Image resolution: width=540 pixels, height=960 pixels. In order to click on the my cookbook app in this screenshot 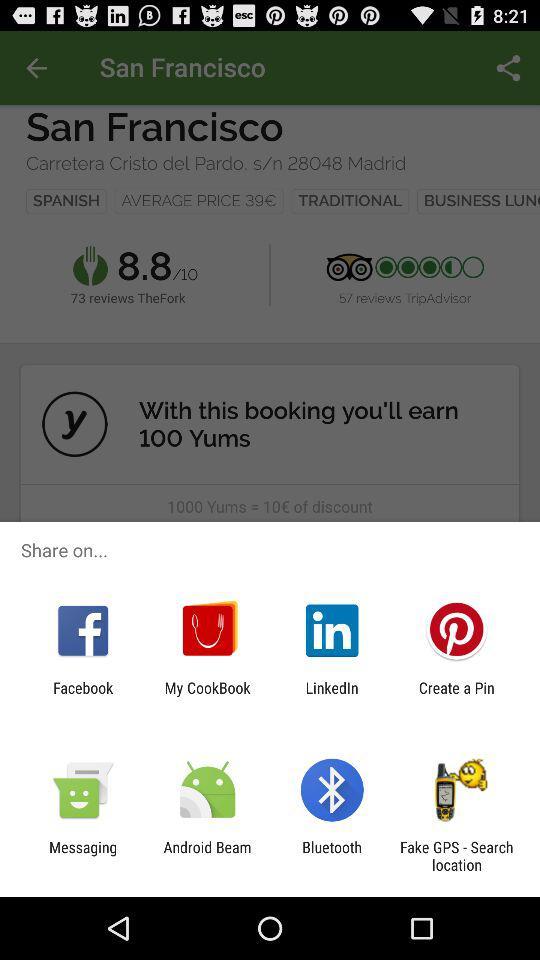, I will do `click(206, 696)`.